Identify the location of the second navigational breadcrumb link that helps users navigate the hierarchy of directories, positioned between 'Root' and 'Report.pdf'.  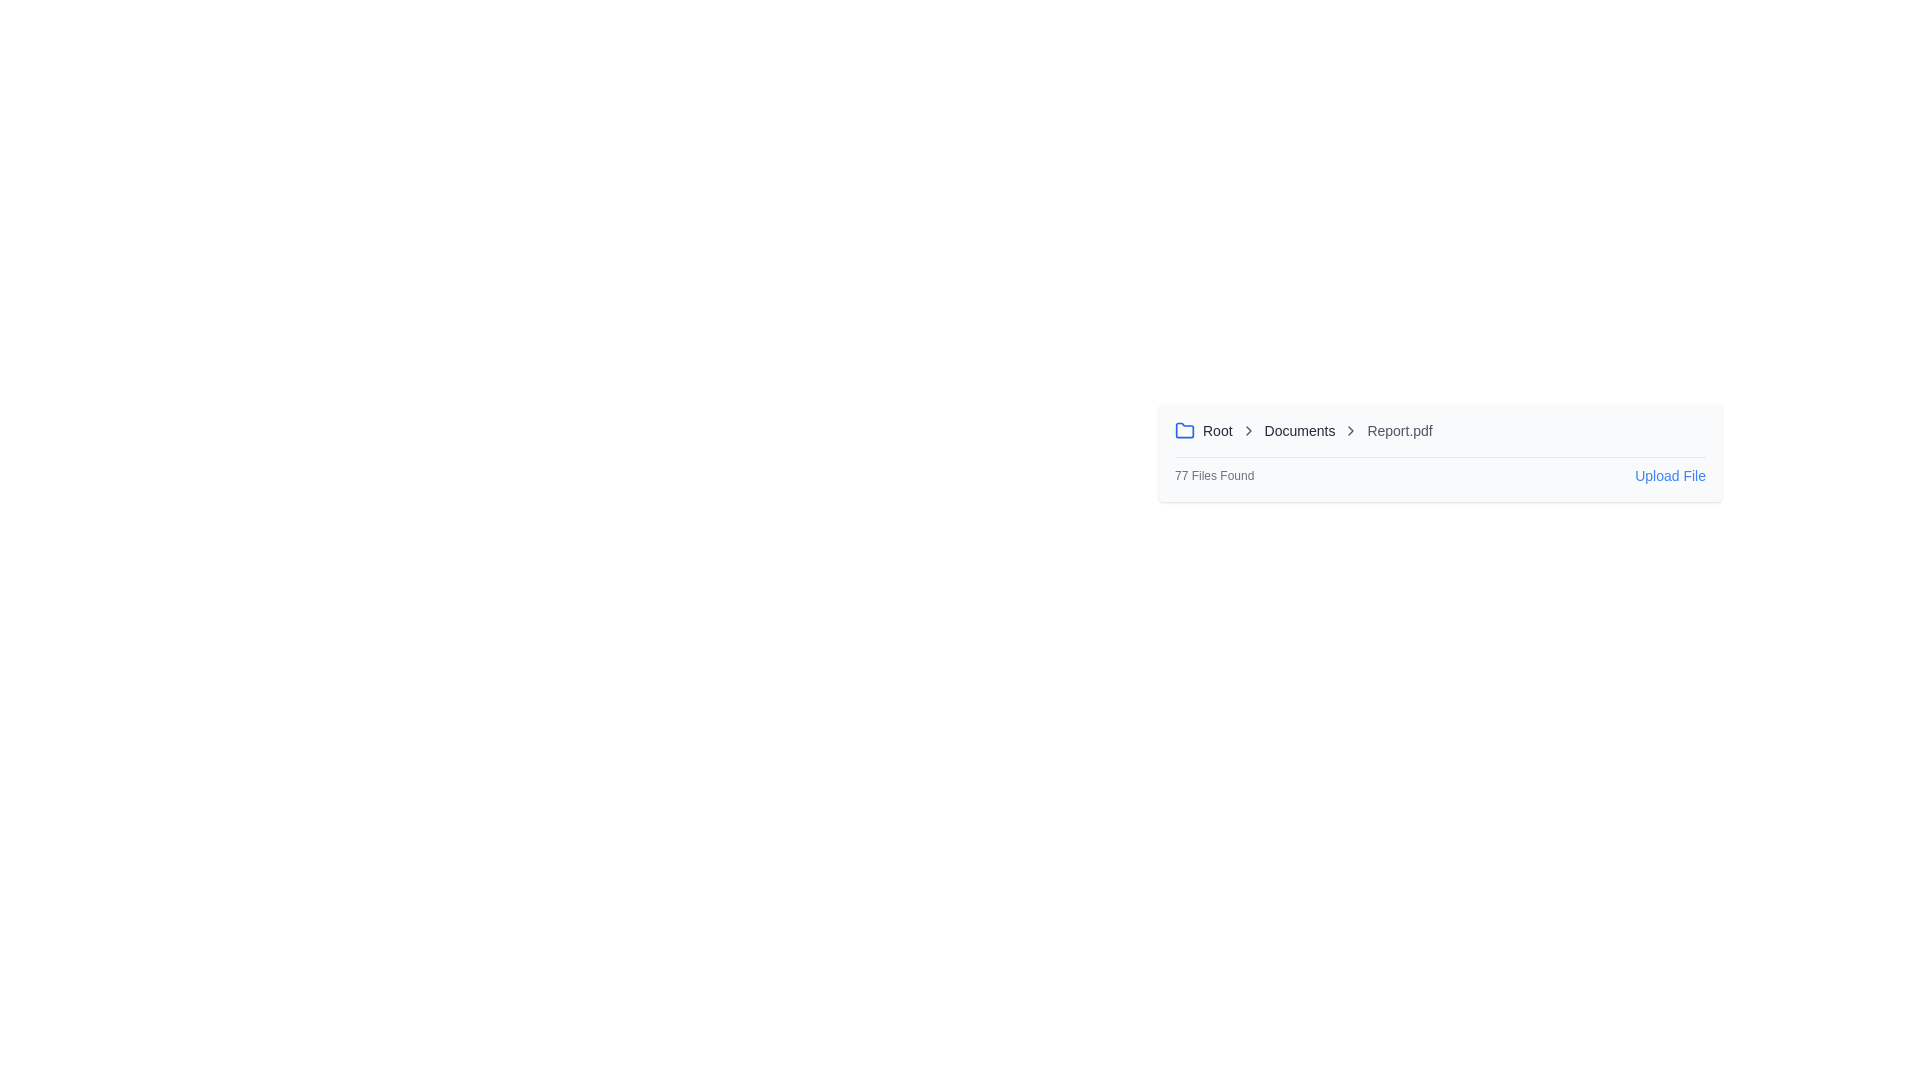
(1300, 430).